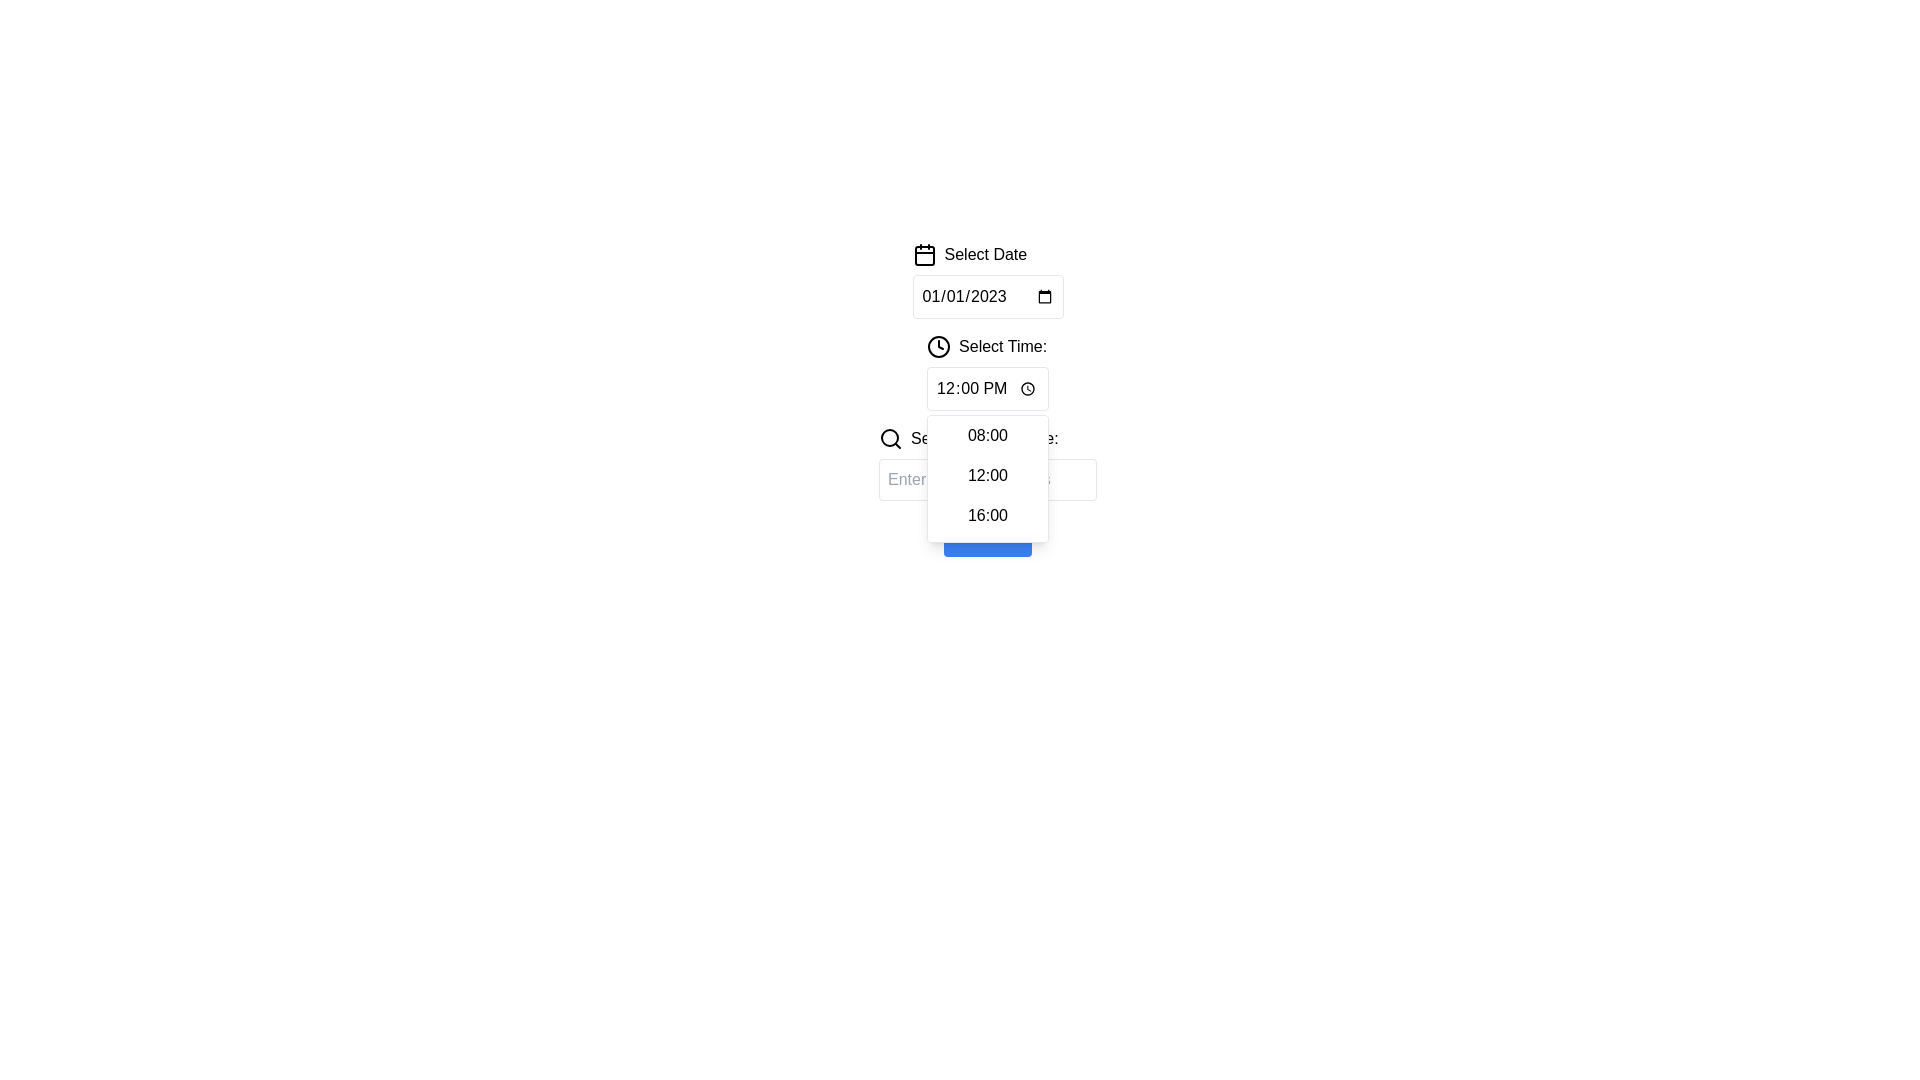  What do you see at coordinates (988, 479) in the screenshot?
I see `the text input field` at bounding box center [988, 479].